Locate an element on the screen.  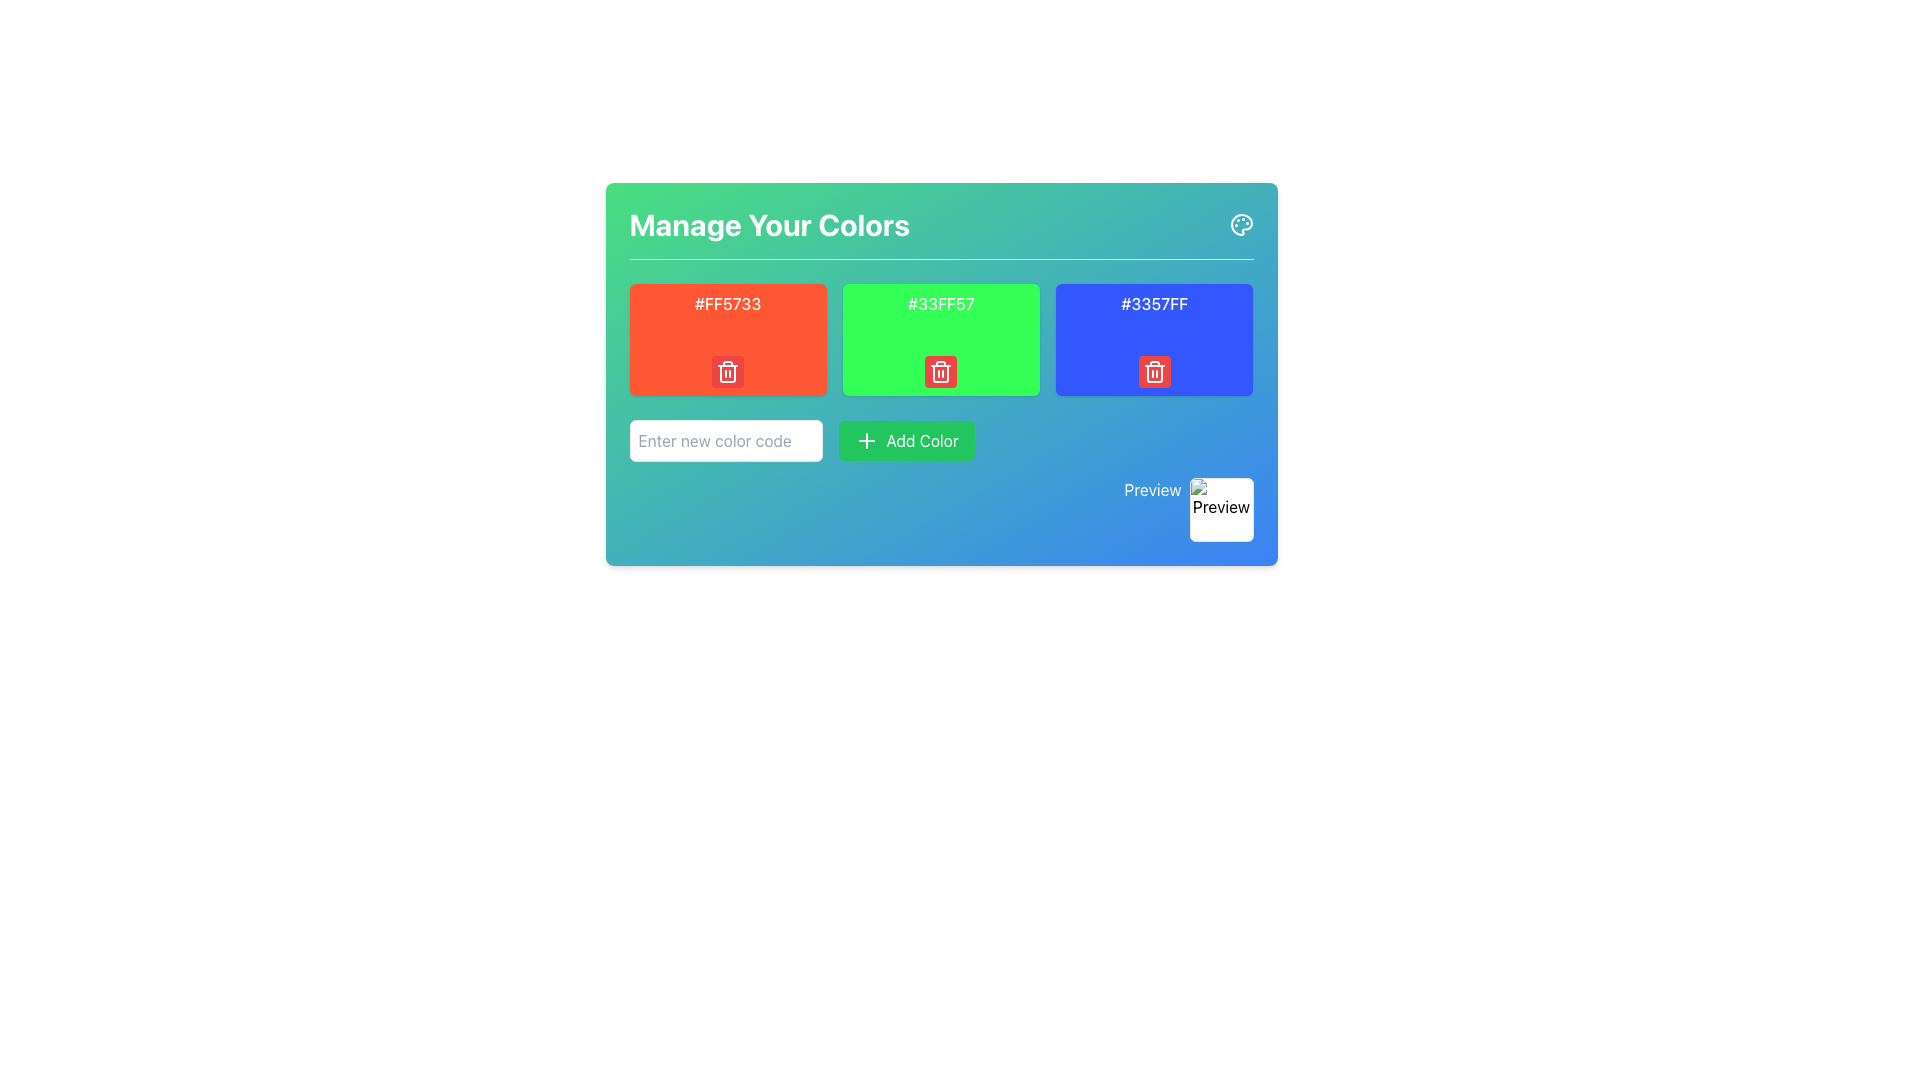
the green '+' icon inside the 'Add Color' button is located at coordinates (866, 439).